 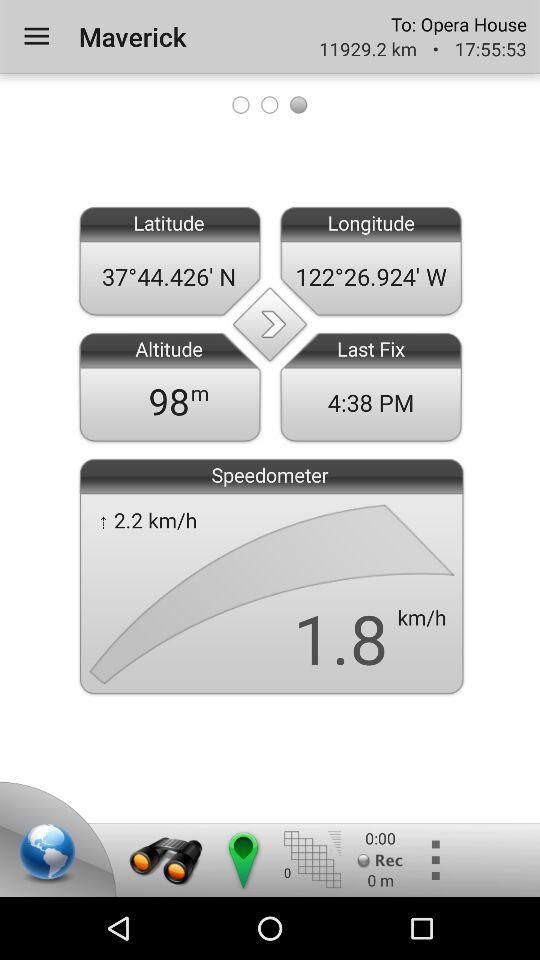 I want to click on gps, so click(x=242, y=859).